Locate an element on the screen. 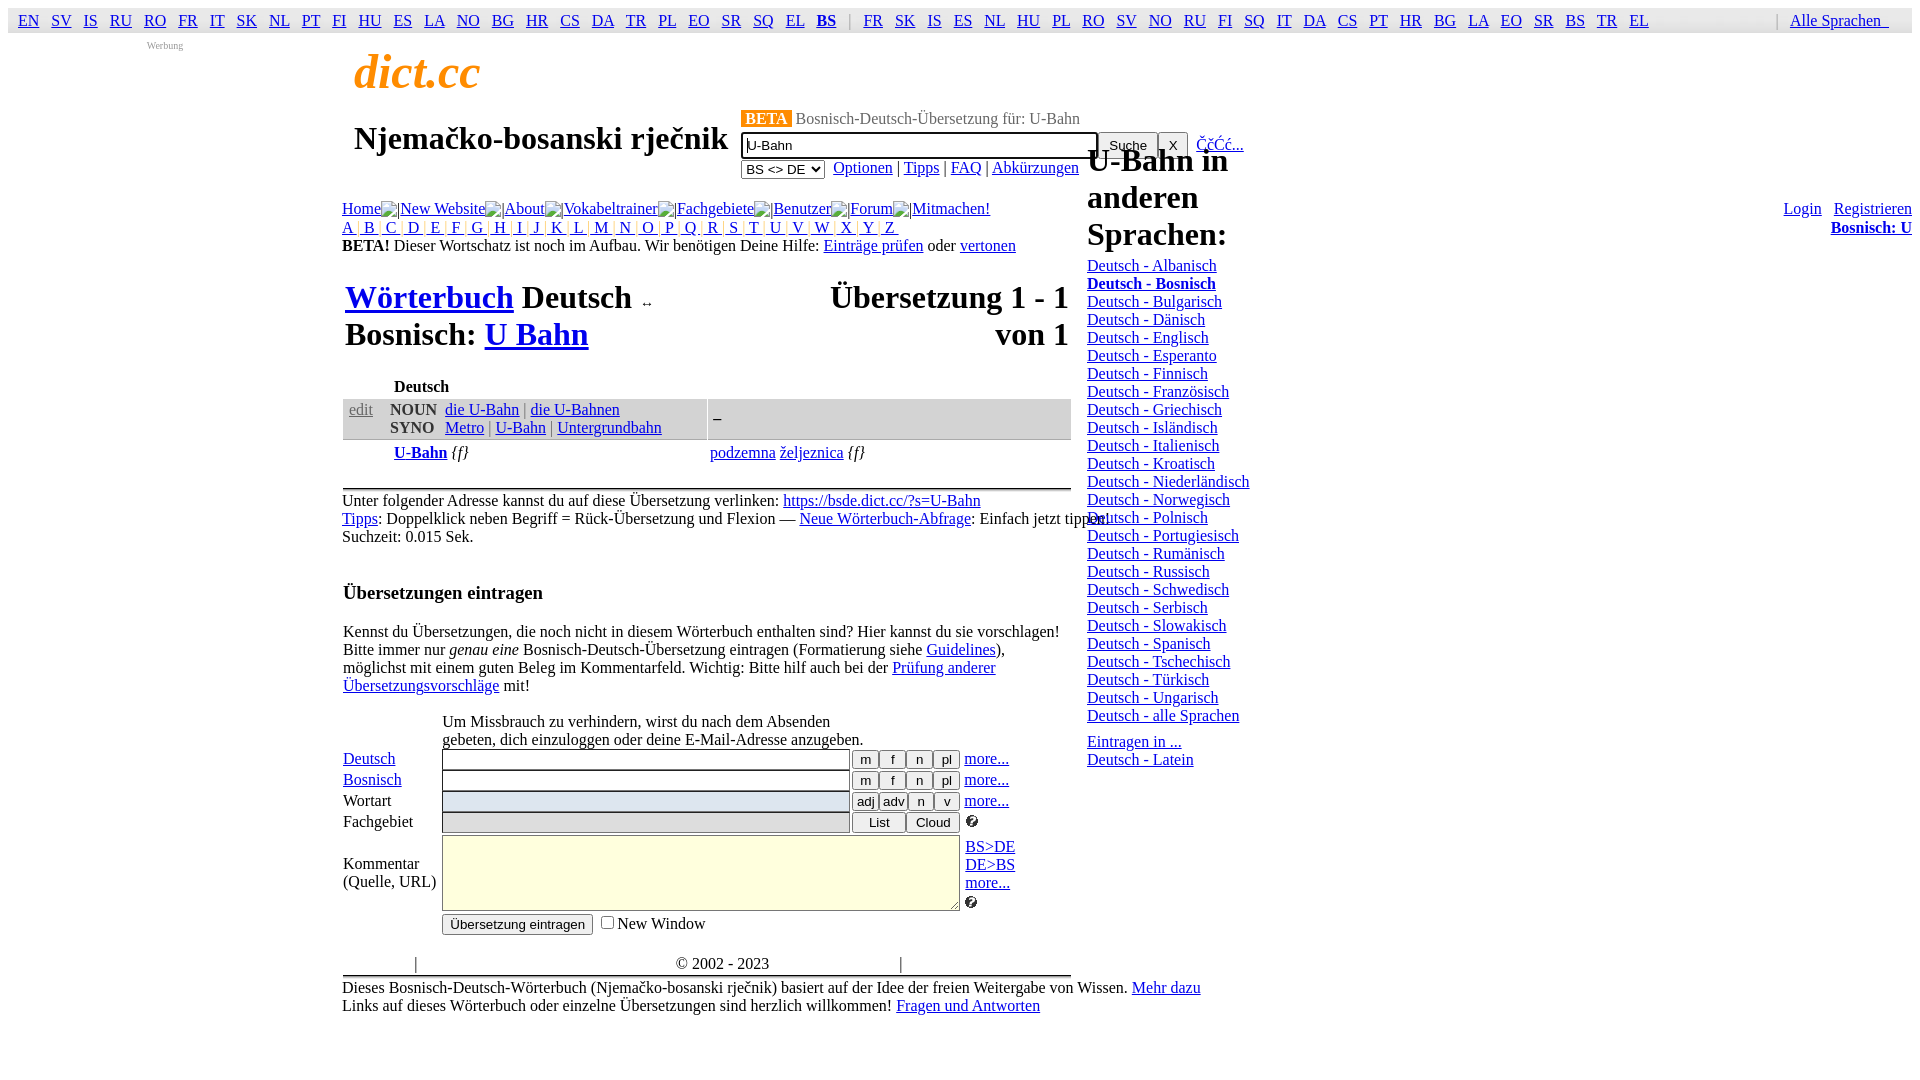  'EL' is located at coordinates (794, 20).